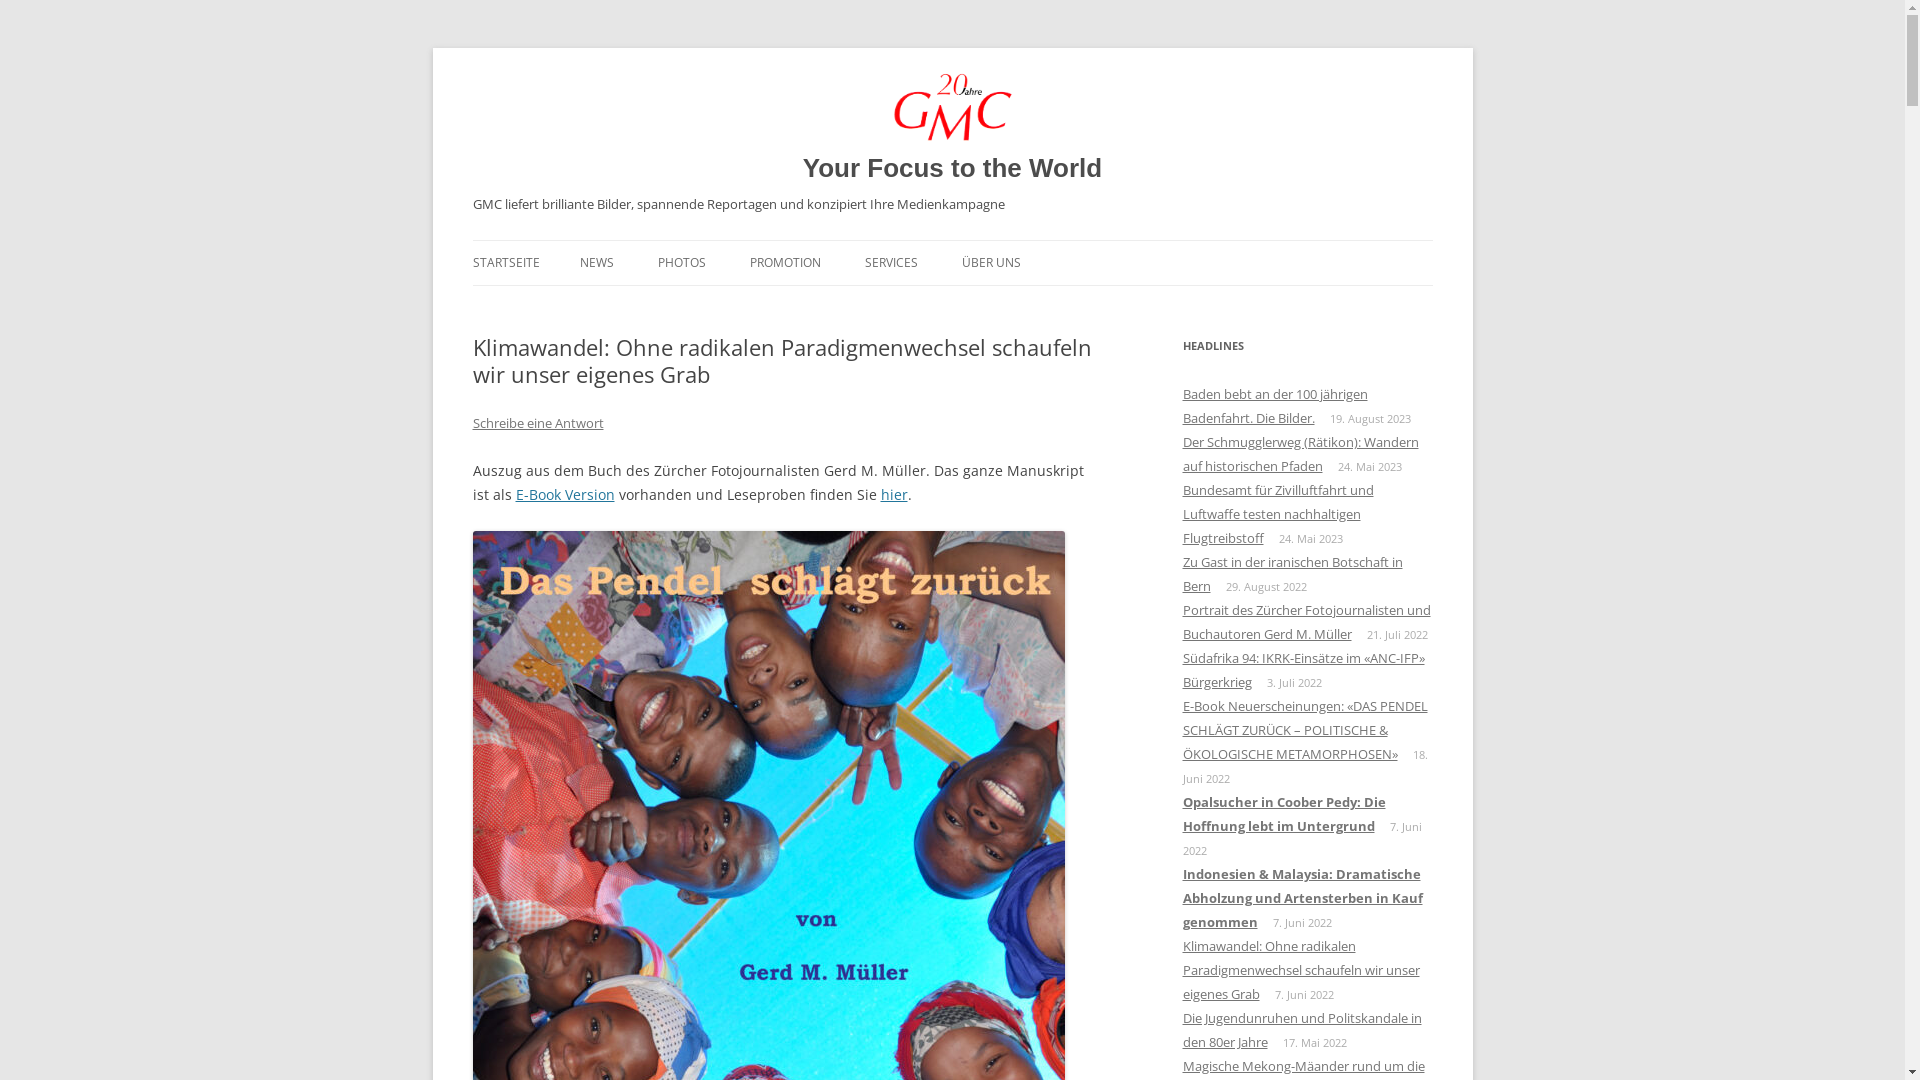  I want to click on 'SERVICES', so click(889, 261).